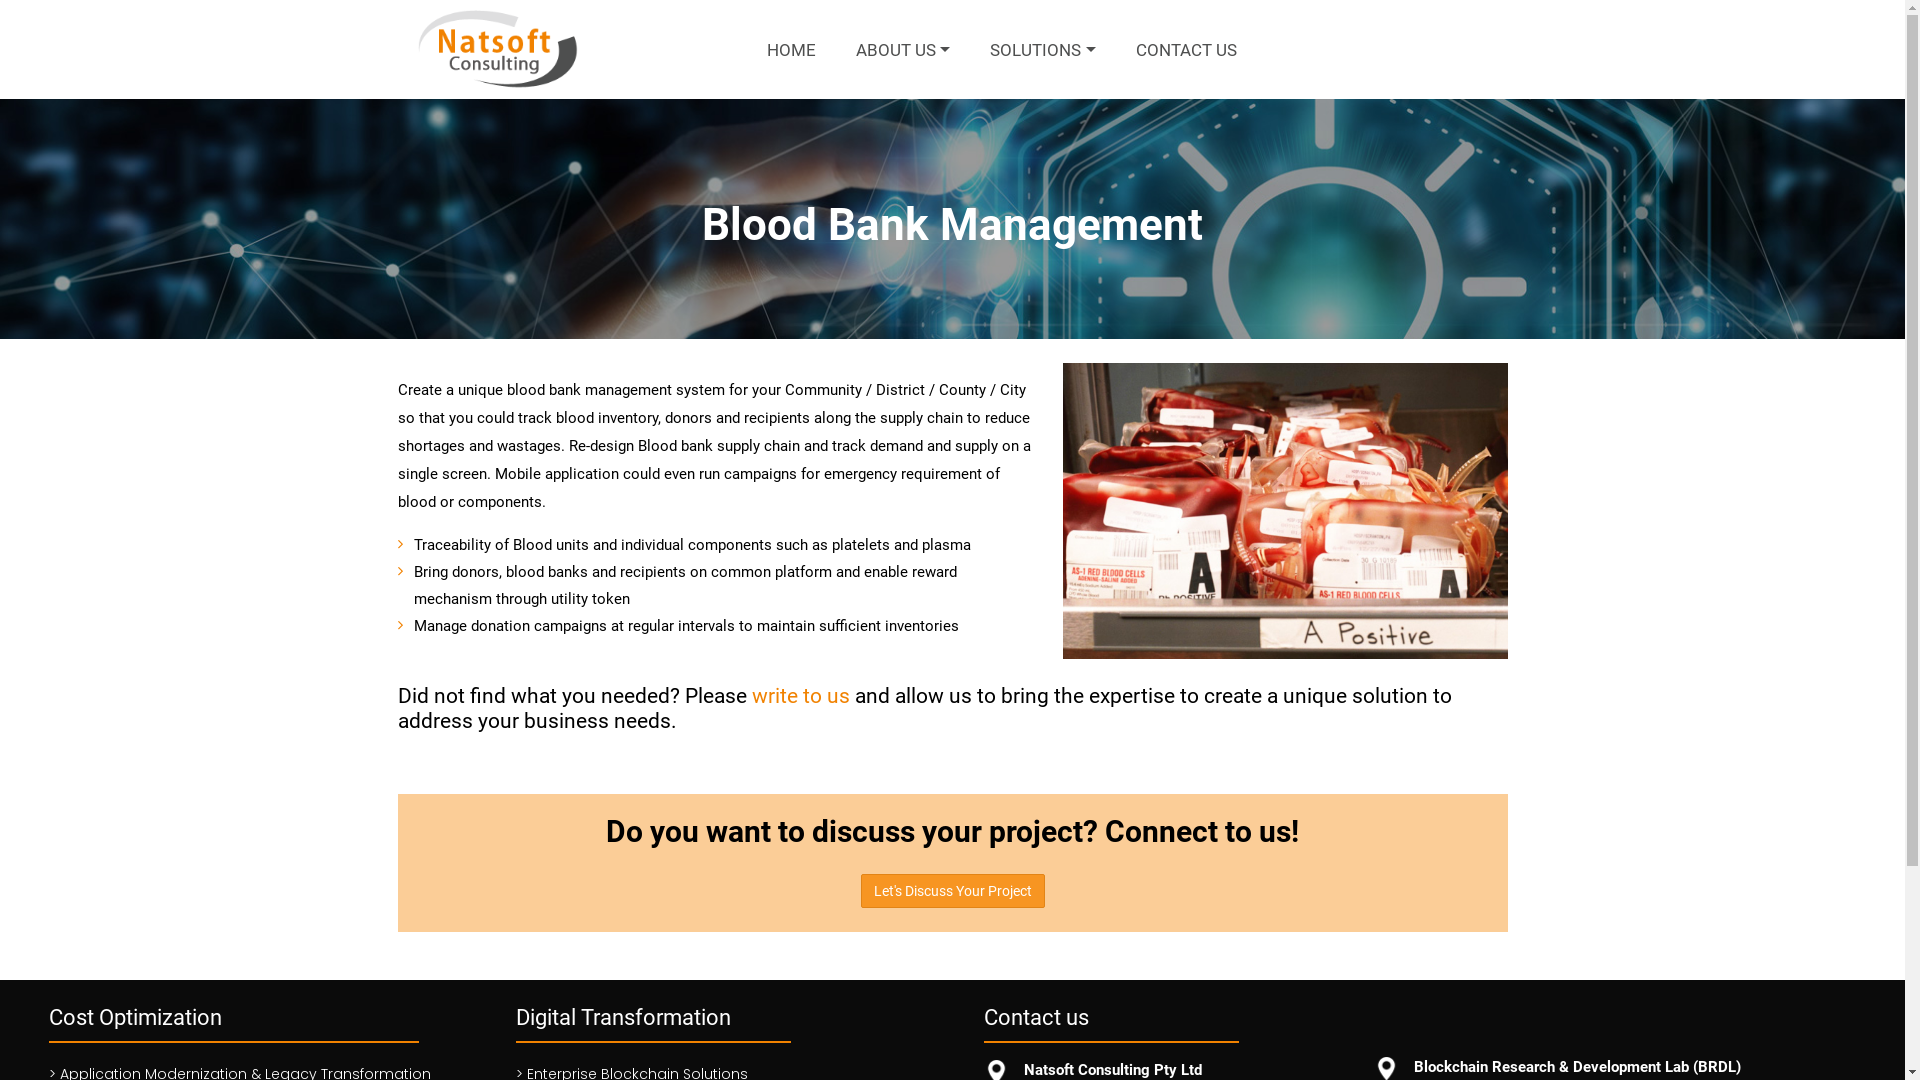  Describe the element at coordinates (1186, 49) in the screenshot. I see `'CONTACT US'` at that location.